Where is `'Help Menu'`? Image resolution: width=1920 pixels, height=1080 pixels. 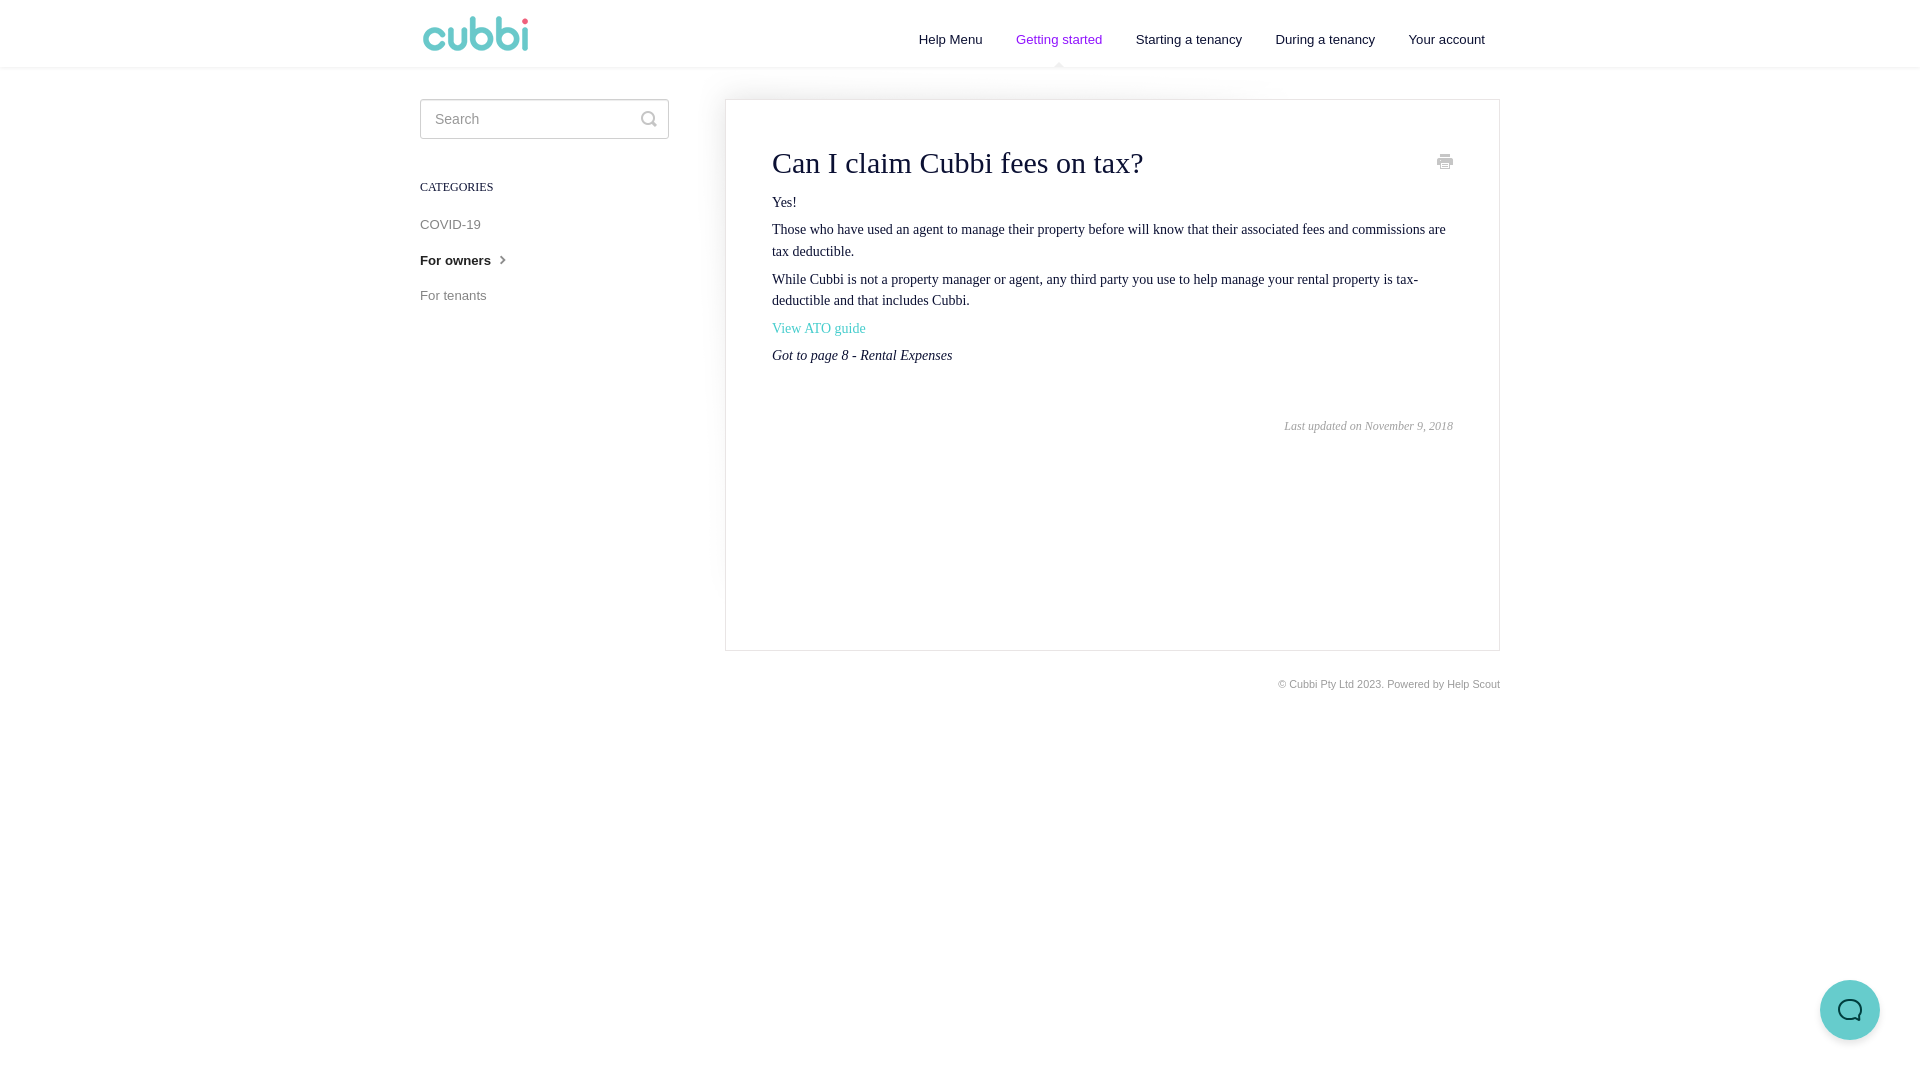 'Help Menu' is located at coordinates (902, 39).